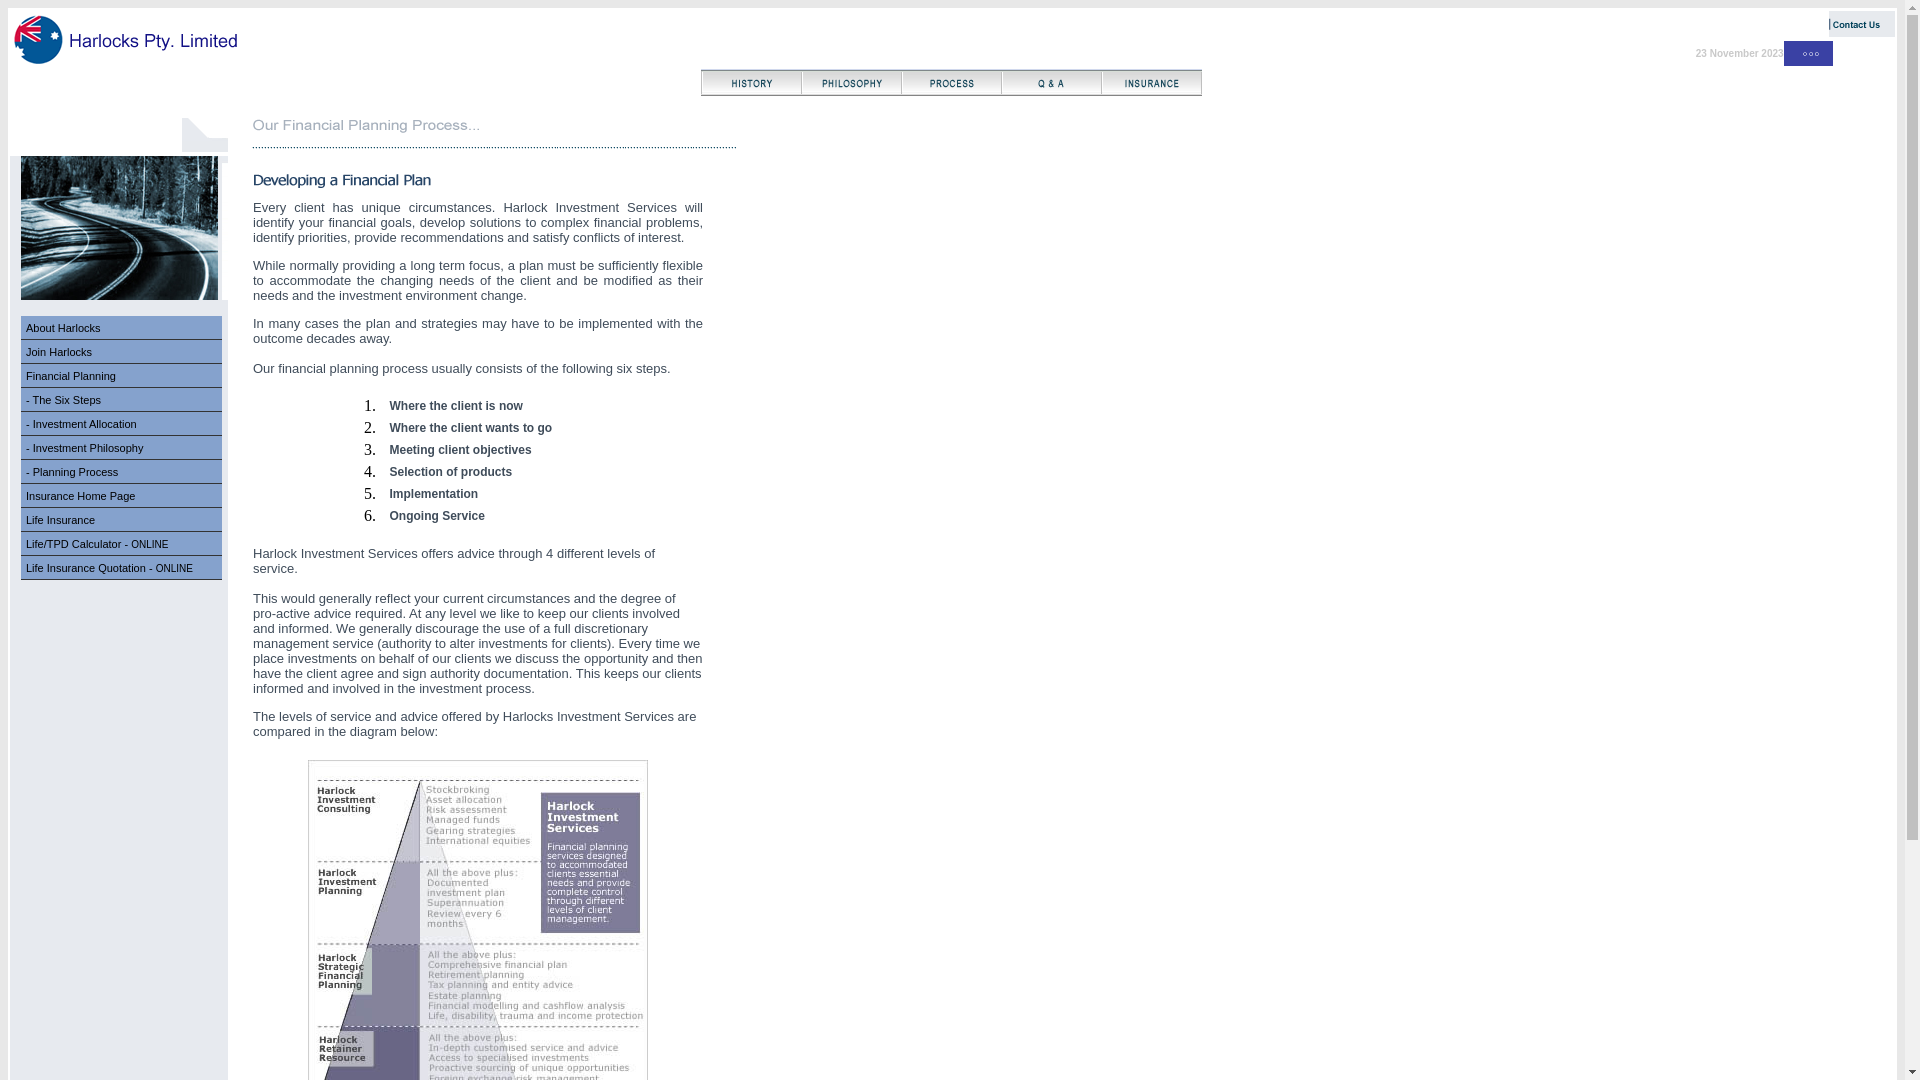 Image resolution: width=1920 pixels, height=1080 pixels. Describe the element at coordinates (120, 399) in the screenshot. I see `'- The Six Steps'` at that location.